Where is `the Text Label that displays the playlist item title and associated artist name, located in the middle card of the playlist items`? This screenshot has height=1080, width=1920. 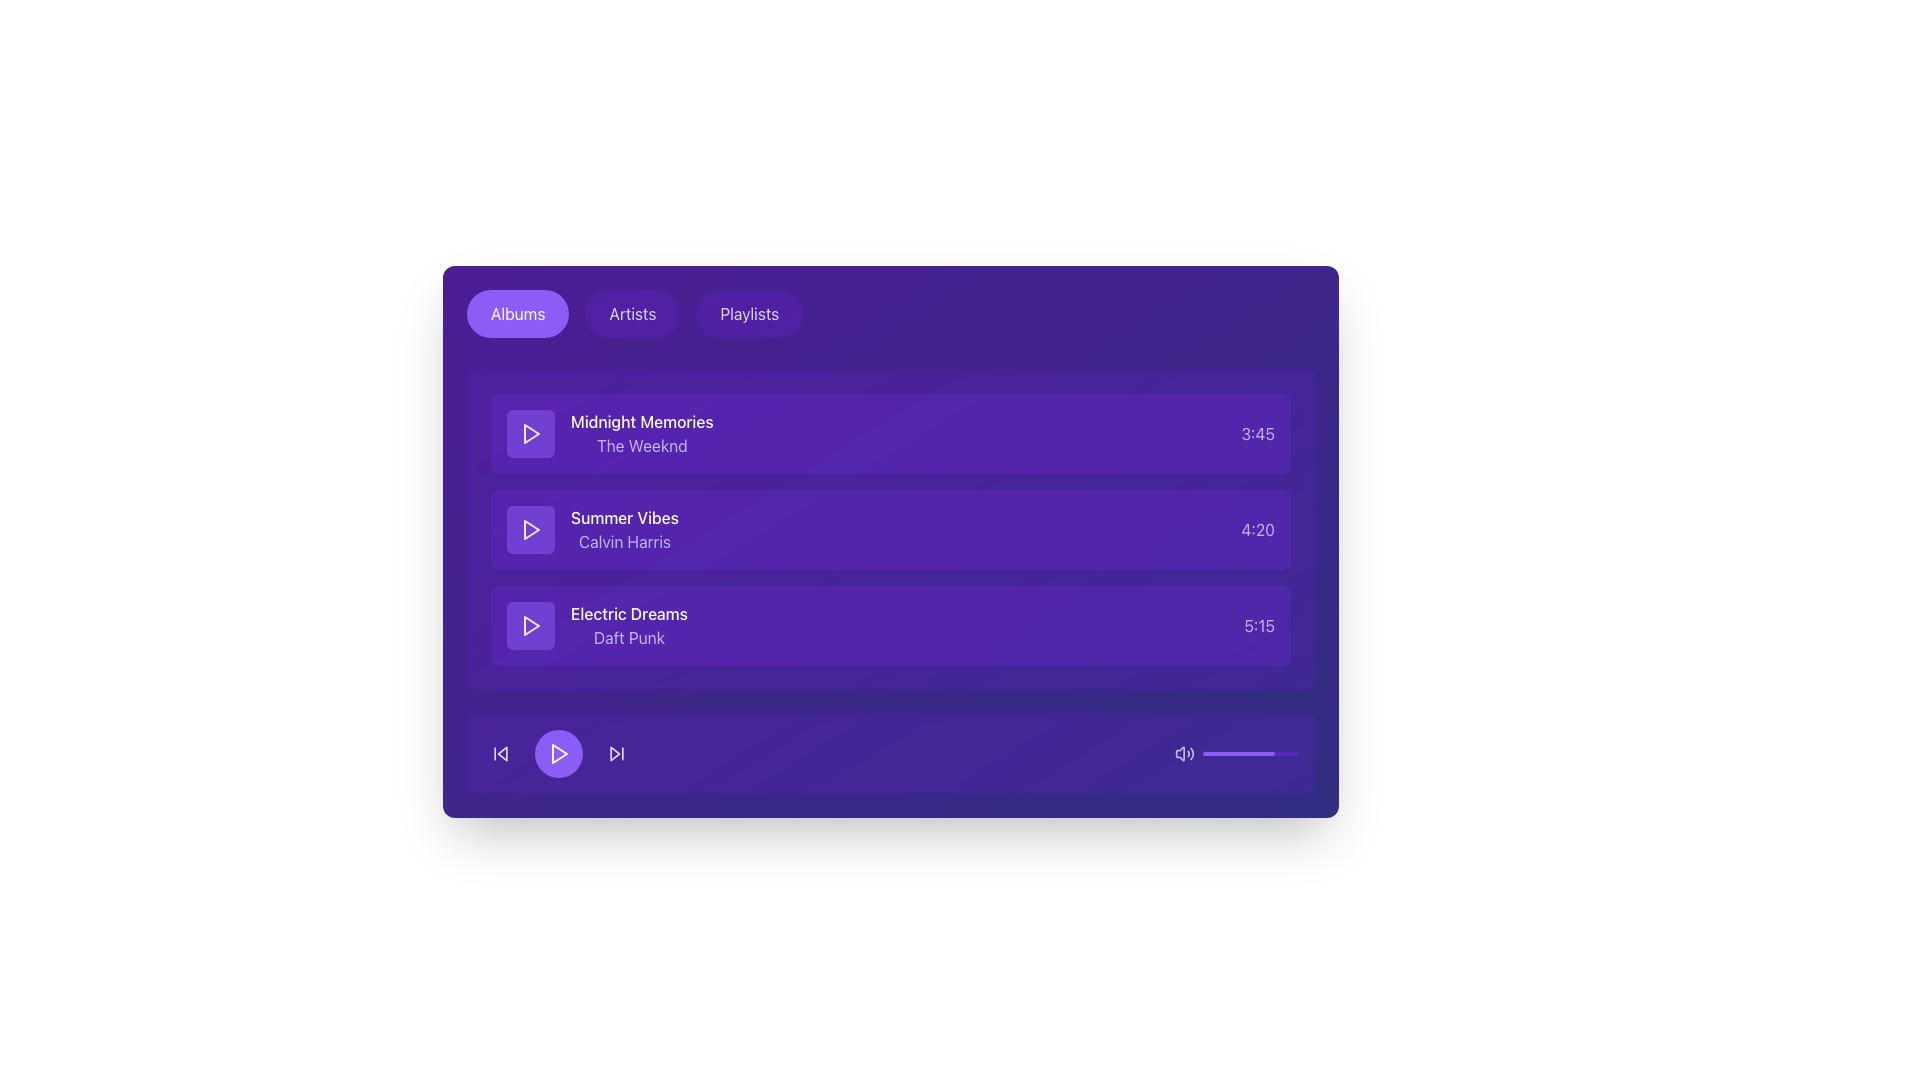
the Text Label that displays the playlist item title and associated artist name, located in the middle card of the playlist items is located at coordinates (623, 528).